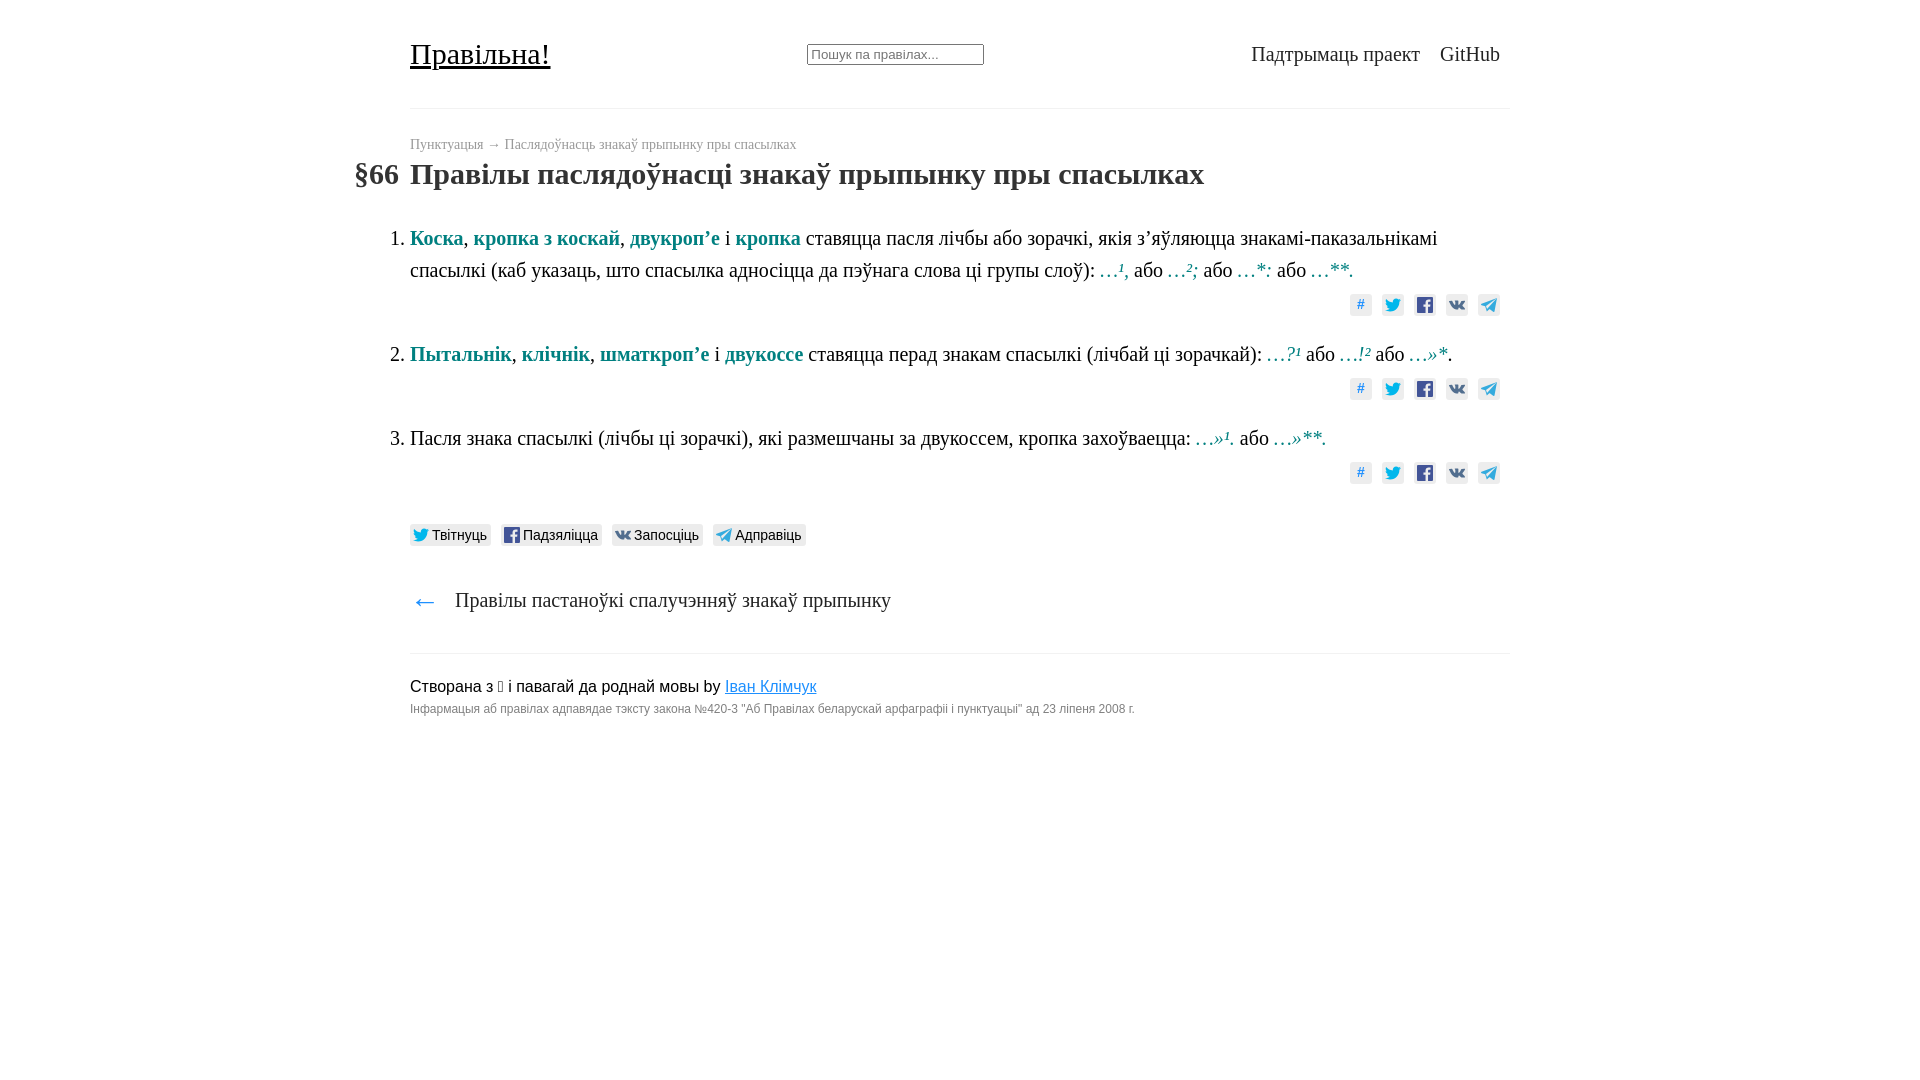 The width and height of the screenshot is (1920, 1080). Describe the element at coordinates (1440, 53) in the screenshot. I see `'GitHub'` at that location.